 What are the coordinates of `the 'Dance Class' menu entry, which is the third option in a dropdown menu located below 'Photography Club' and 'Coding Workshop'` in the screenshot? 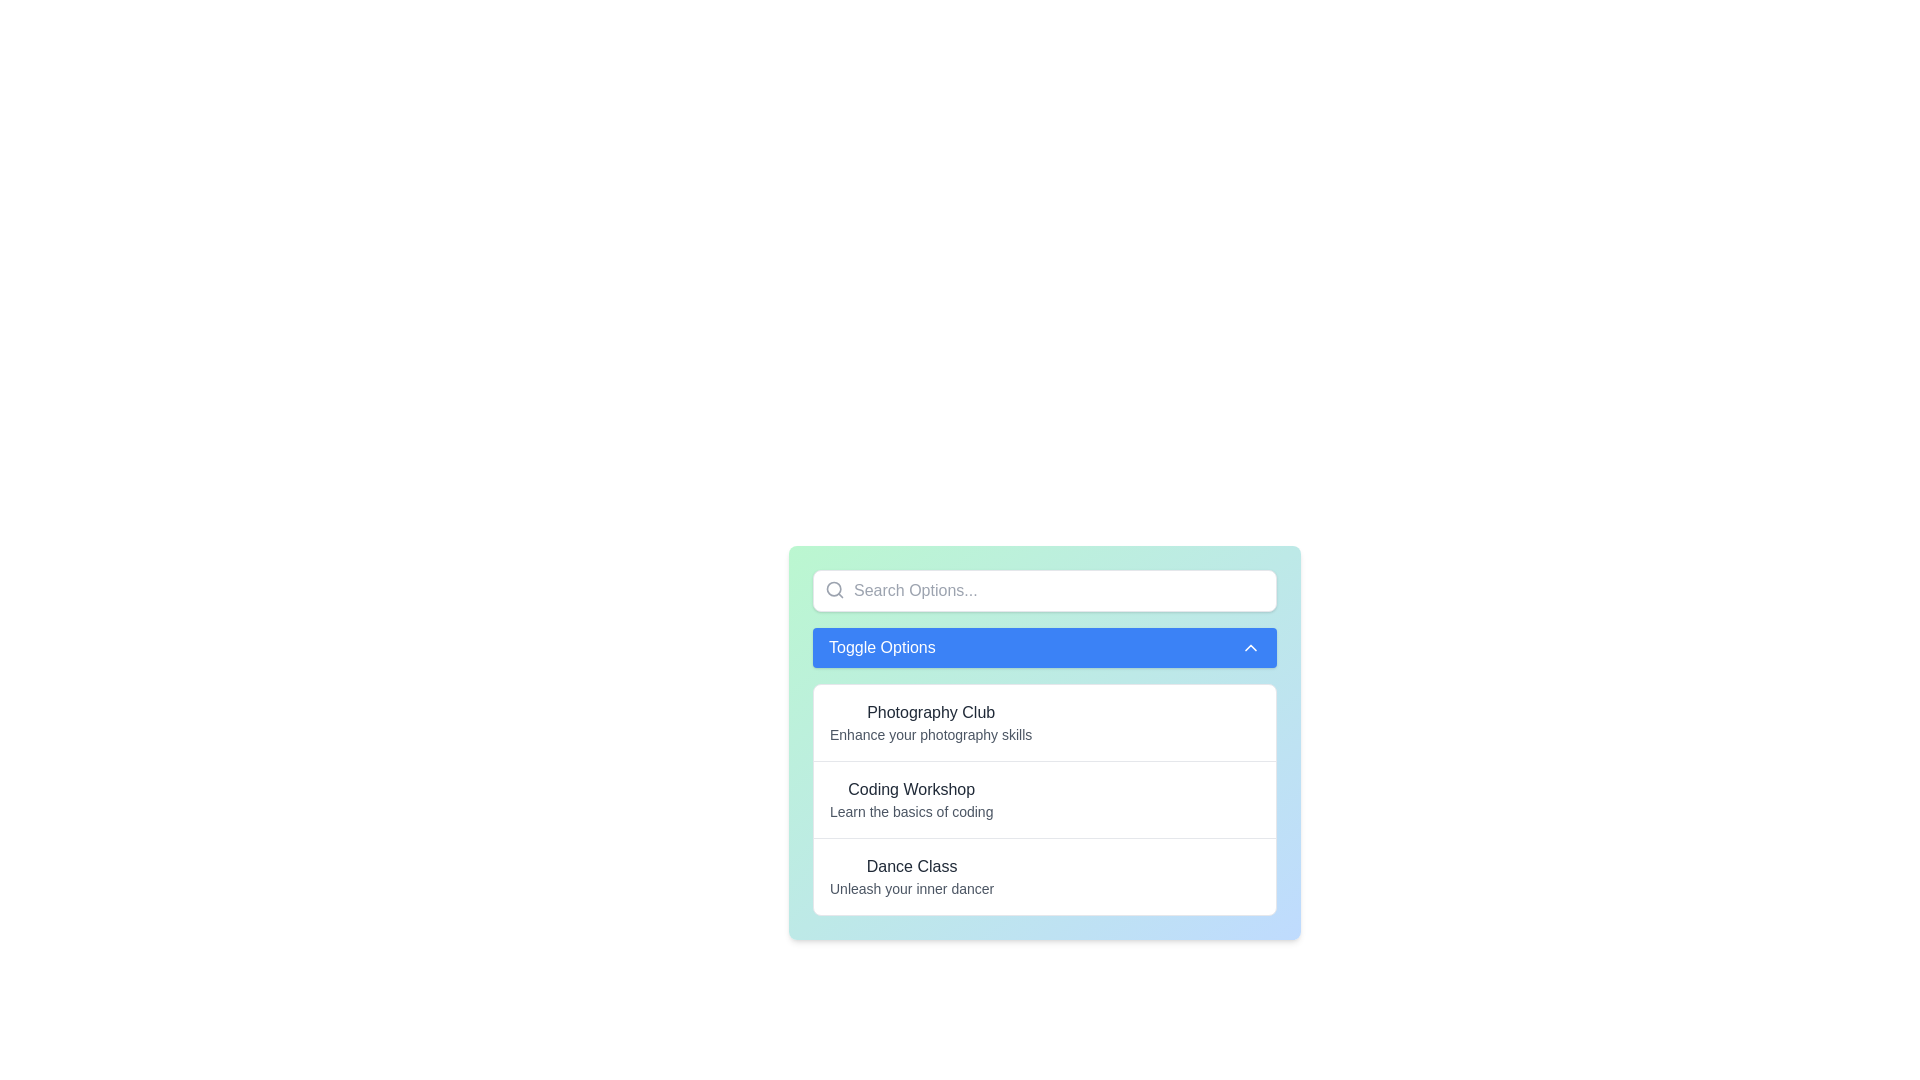 It's located at (911, 875).